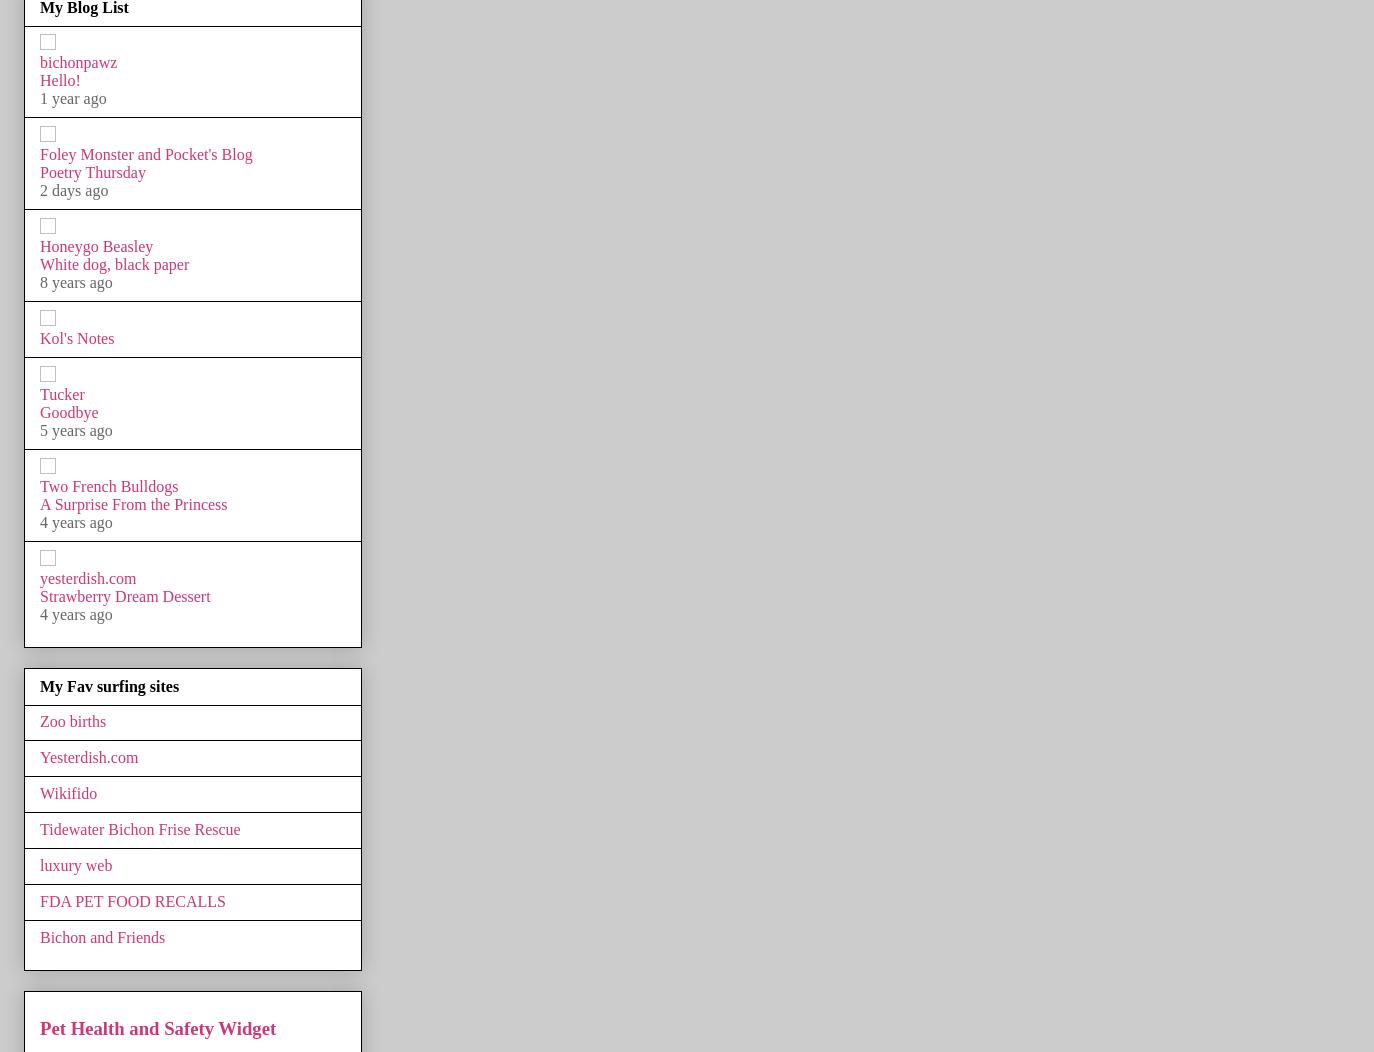  What do you see at coordinates (60, 393) in the screenshot?
I see `'Tucker'` at bounding box center [60, 393].